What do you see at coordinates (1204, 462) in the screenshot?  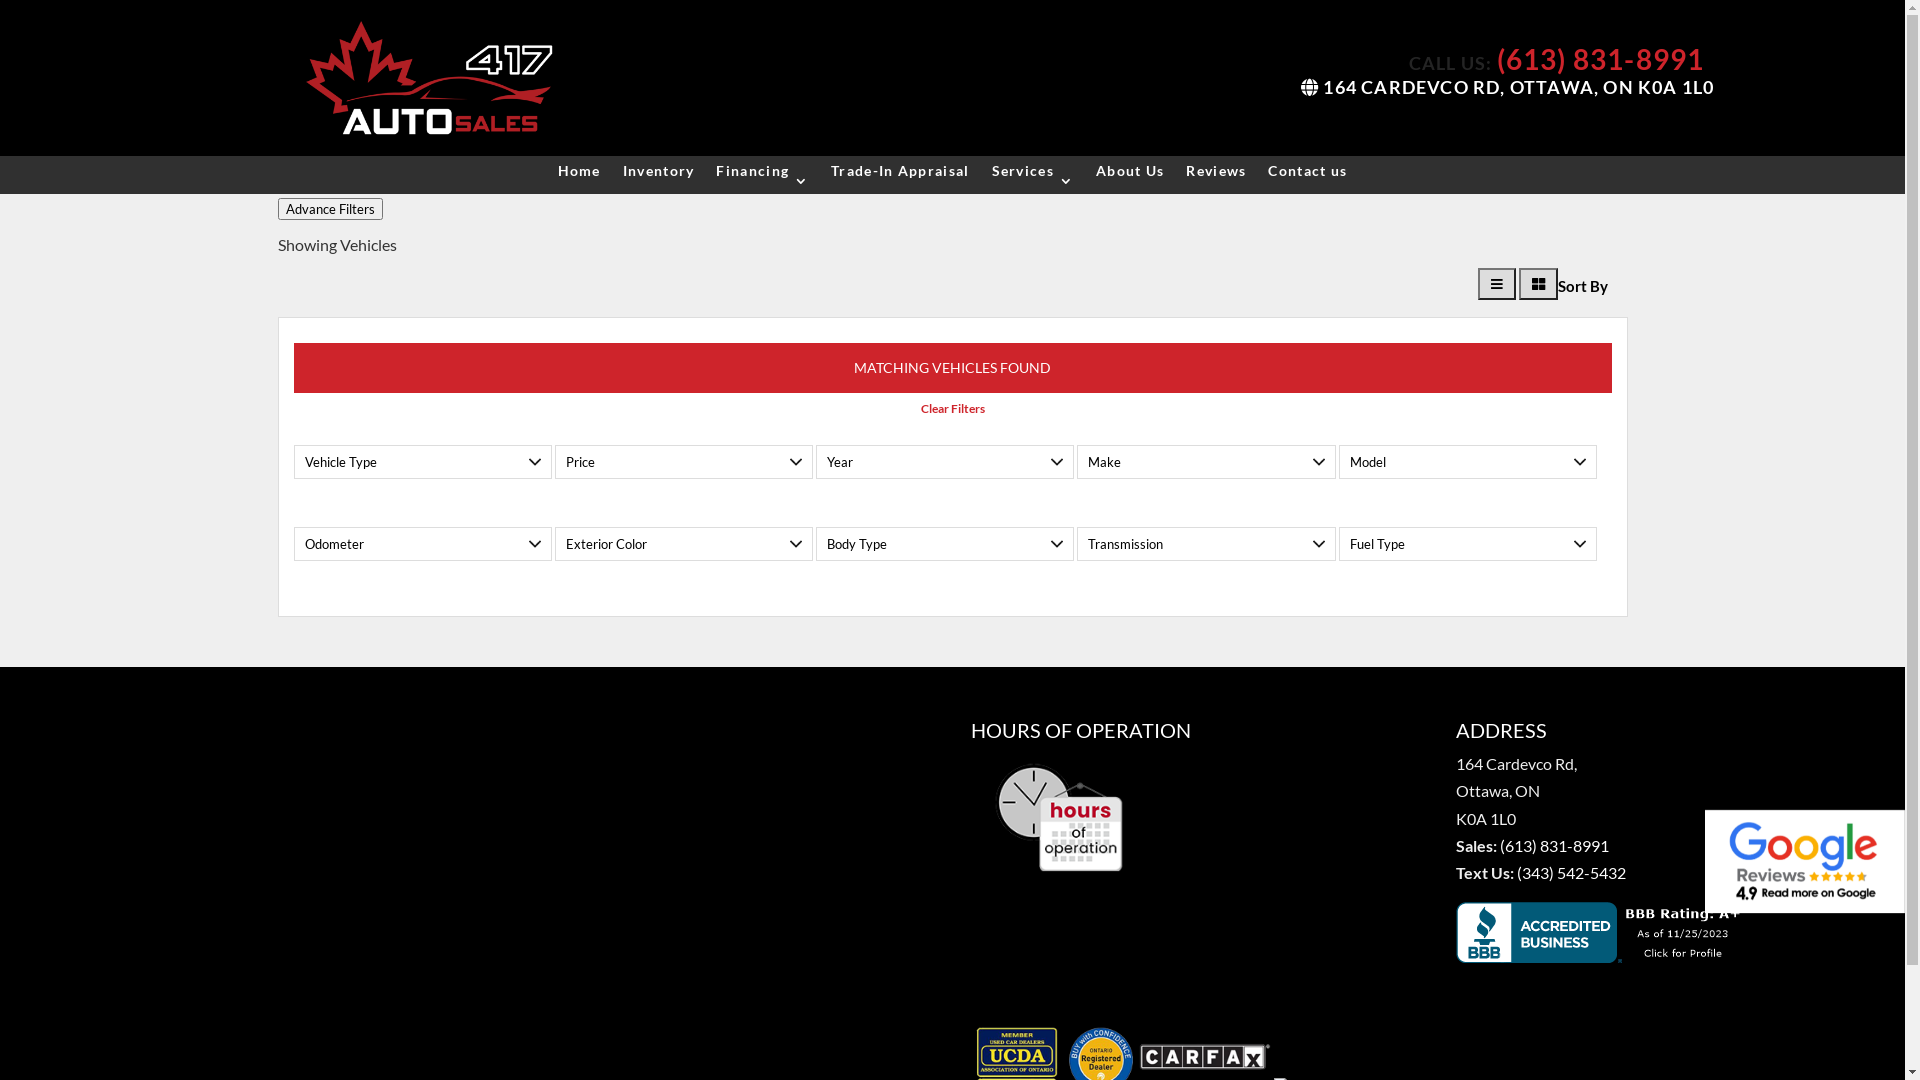 I see `'Make'` at bounding box center [1204, 462].